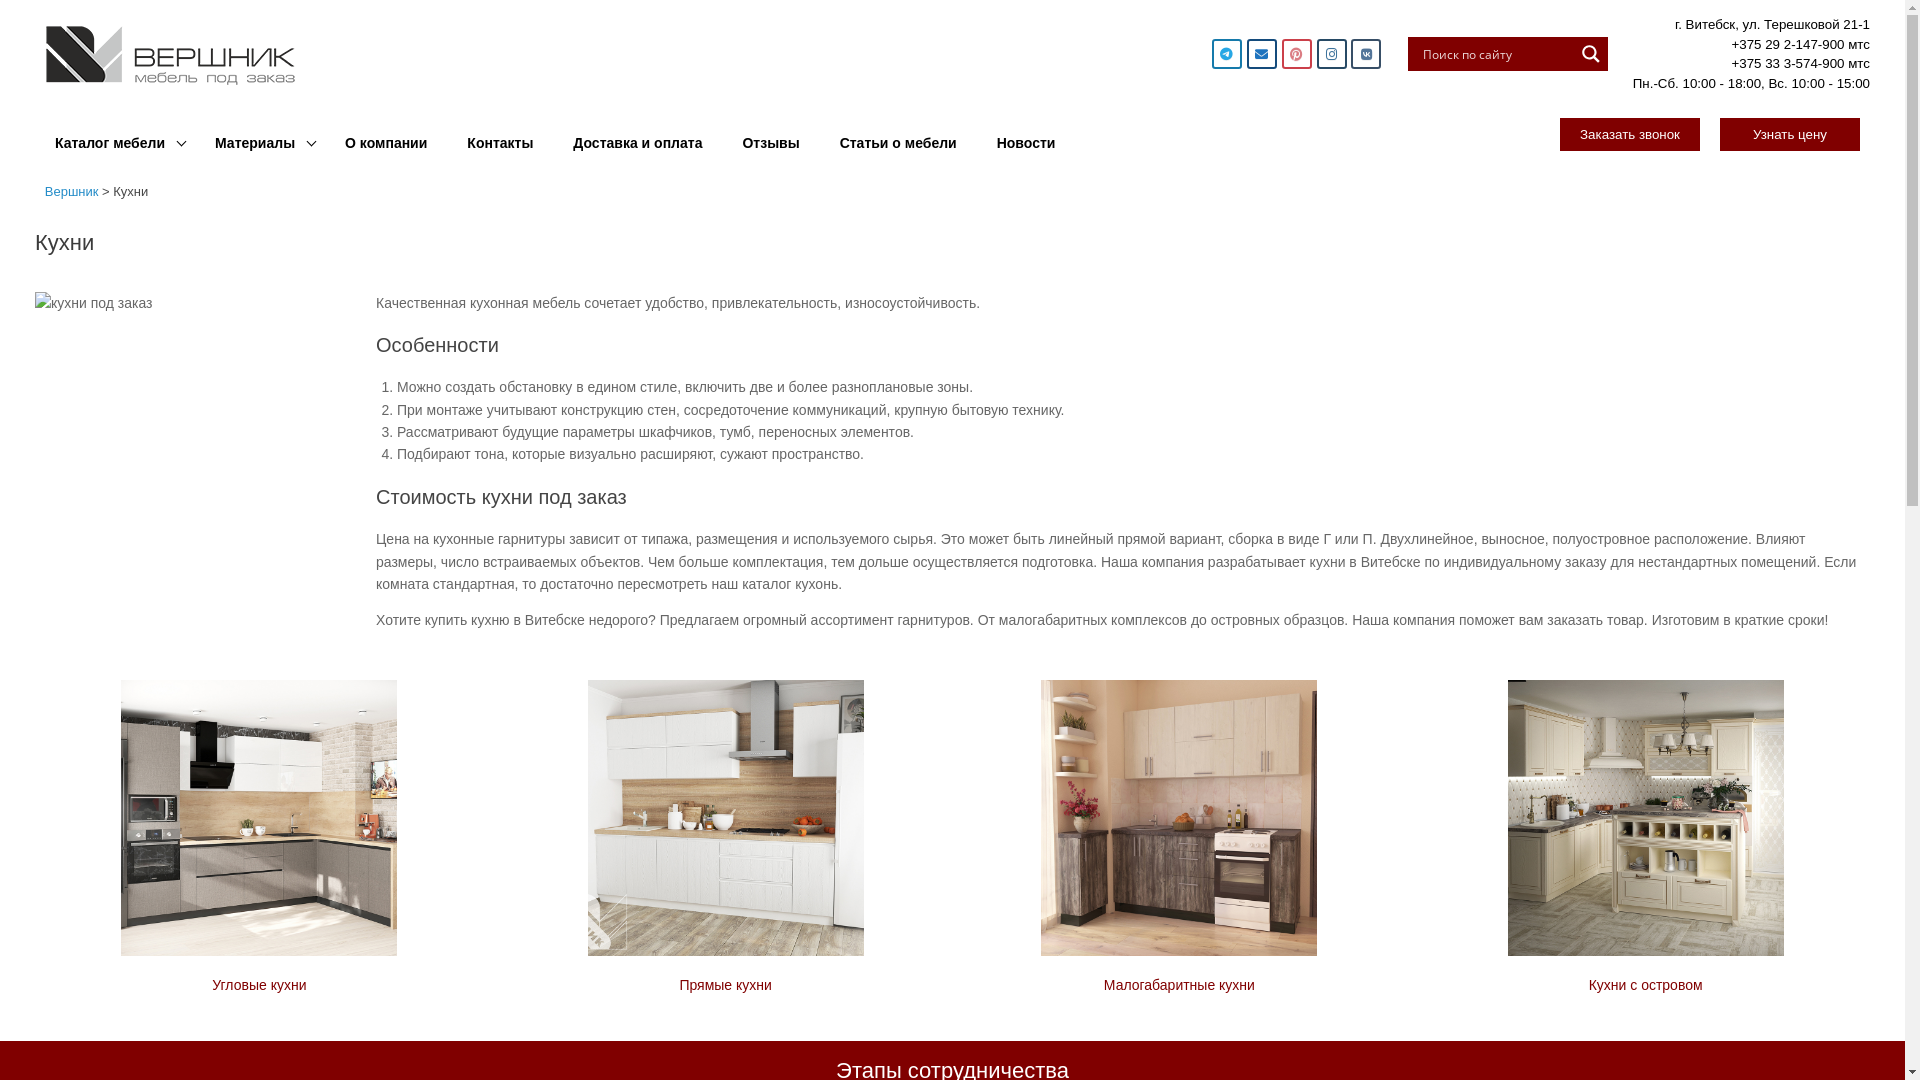 The width and height of the screenshot is (1920, 1080). Describe the element at coordinates (1787, 62) in the screenshot. I see `'+375 33 3-574-900'` at that location.